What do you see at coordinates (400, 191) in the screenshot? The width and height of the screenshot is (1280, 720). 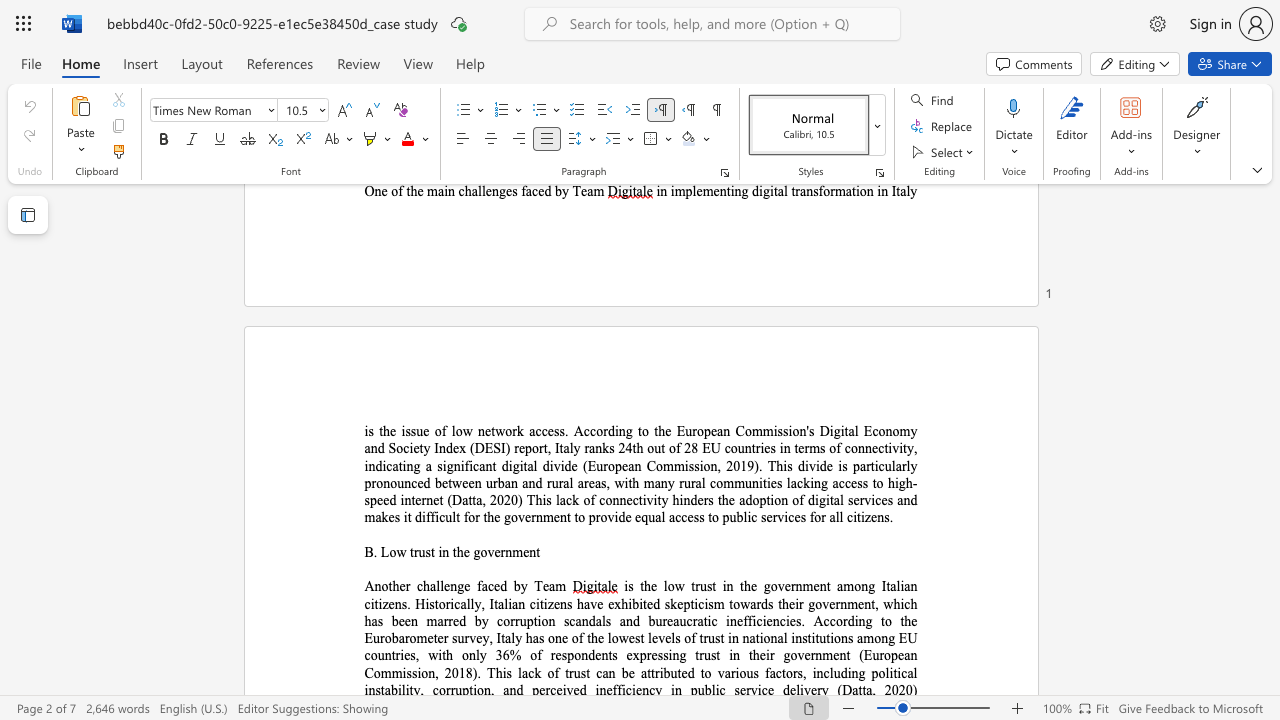 I see `the 1th character "f" in the text` at bounding box center [400, 191].